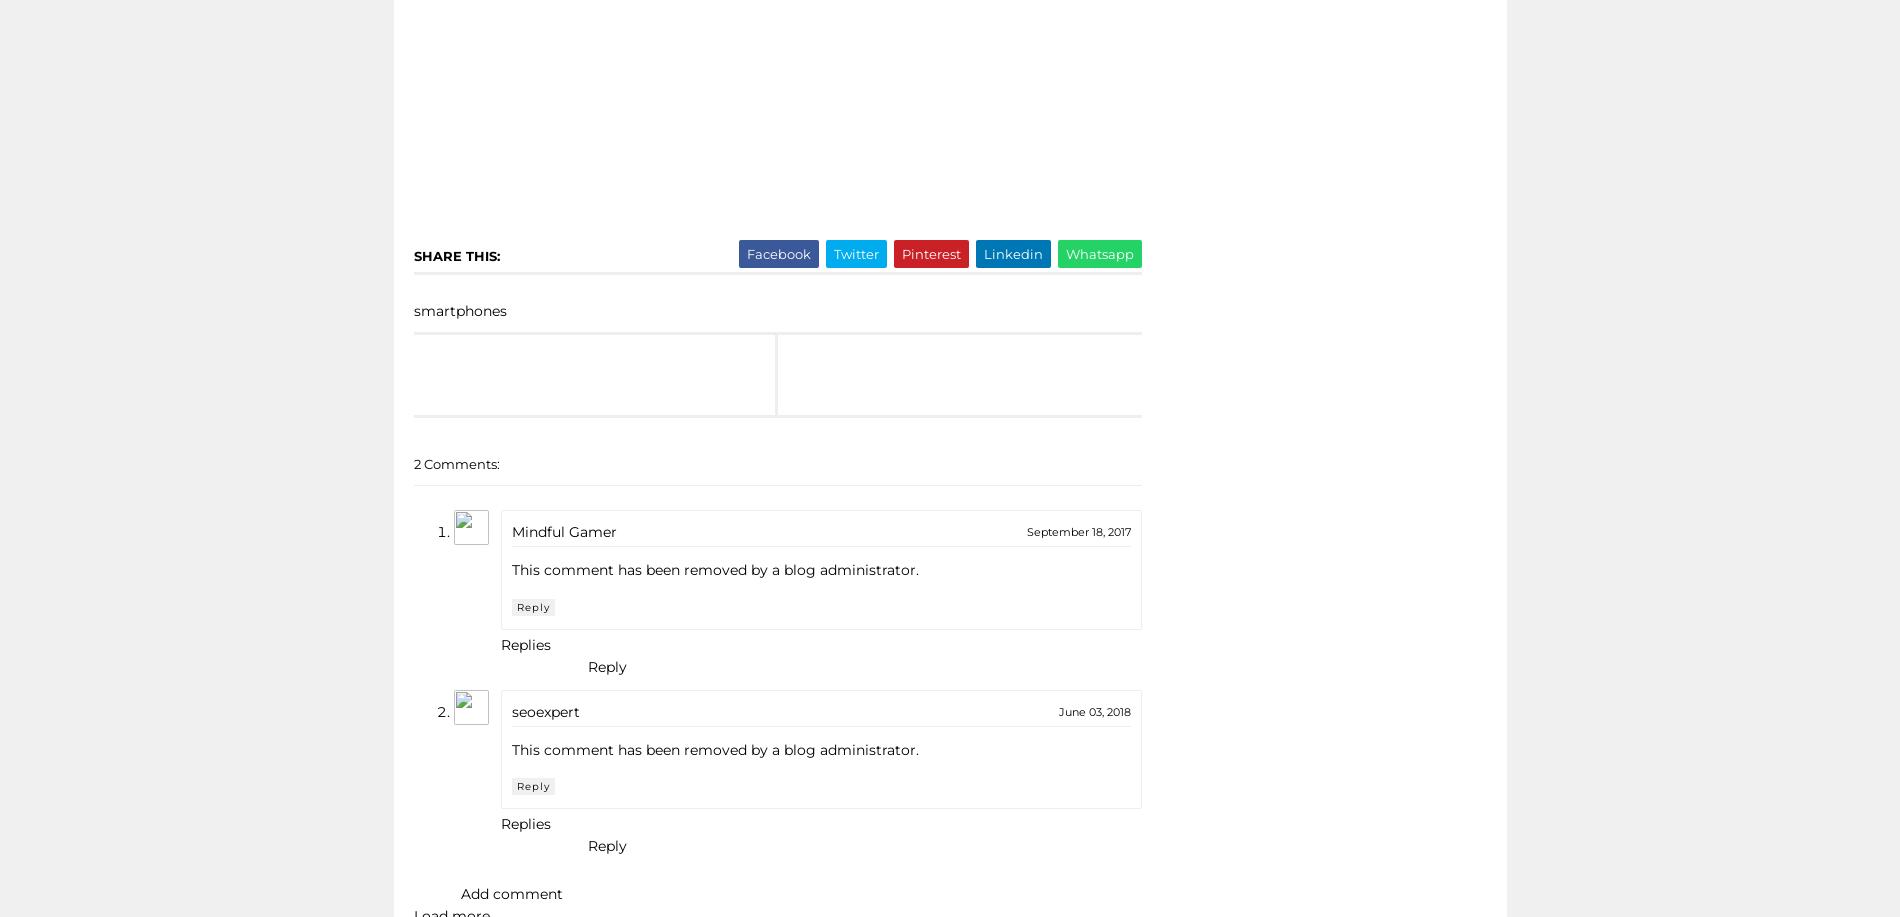  I want to click on 'Facebook', so click(777, 252).